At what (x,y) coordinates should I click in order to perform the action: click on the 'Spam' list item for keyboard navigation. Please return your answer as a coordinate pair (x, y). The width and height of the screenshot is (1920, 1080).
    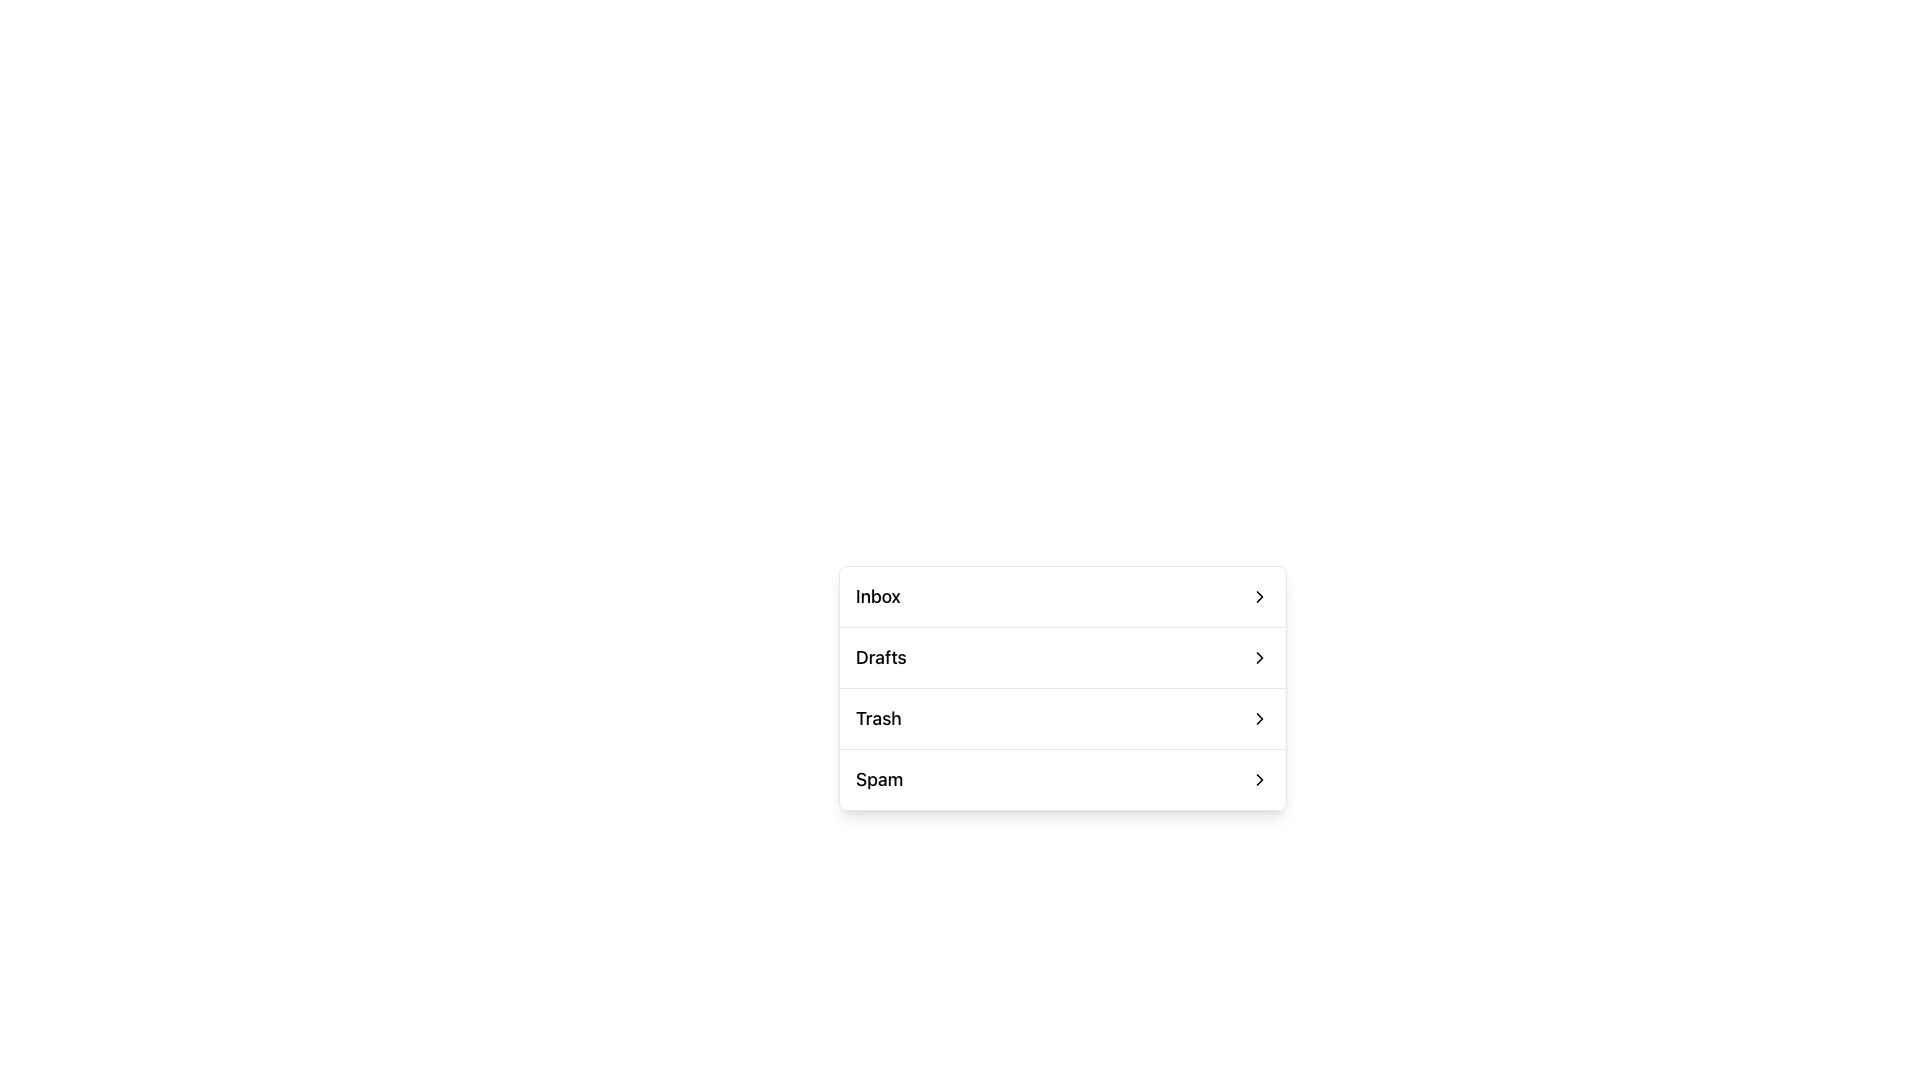
    Looking at the image, I should click on (1061, 778).